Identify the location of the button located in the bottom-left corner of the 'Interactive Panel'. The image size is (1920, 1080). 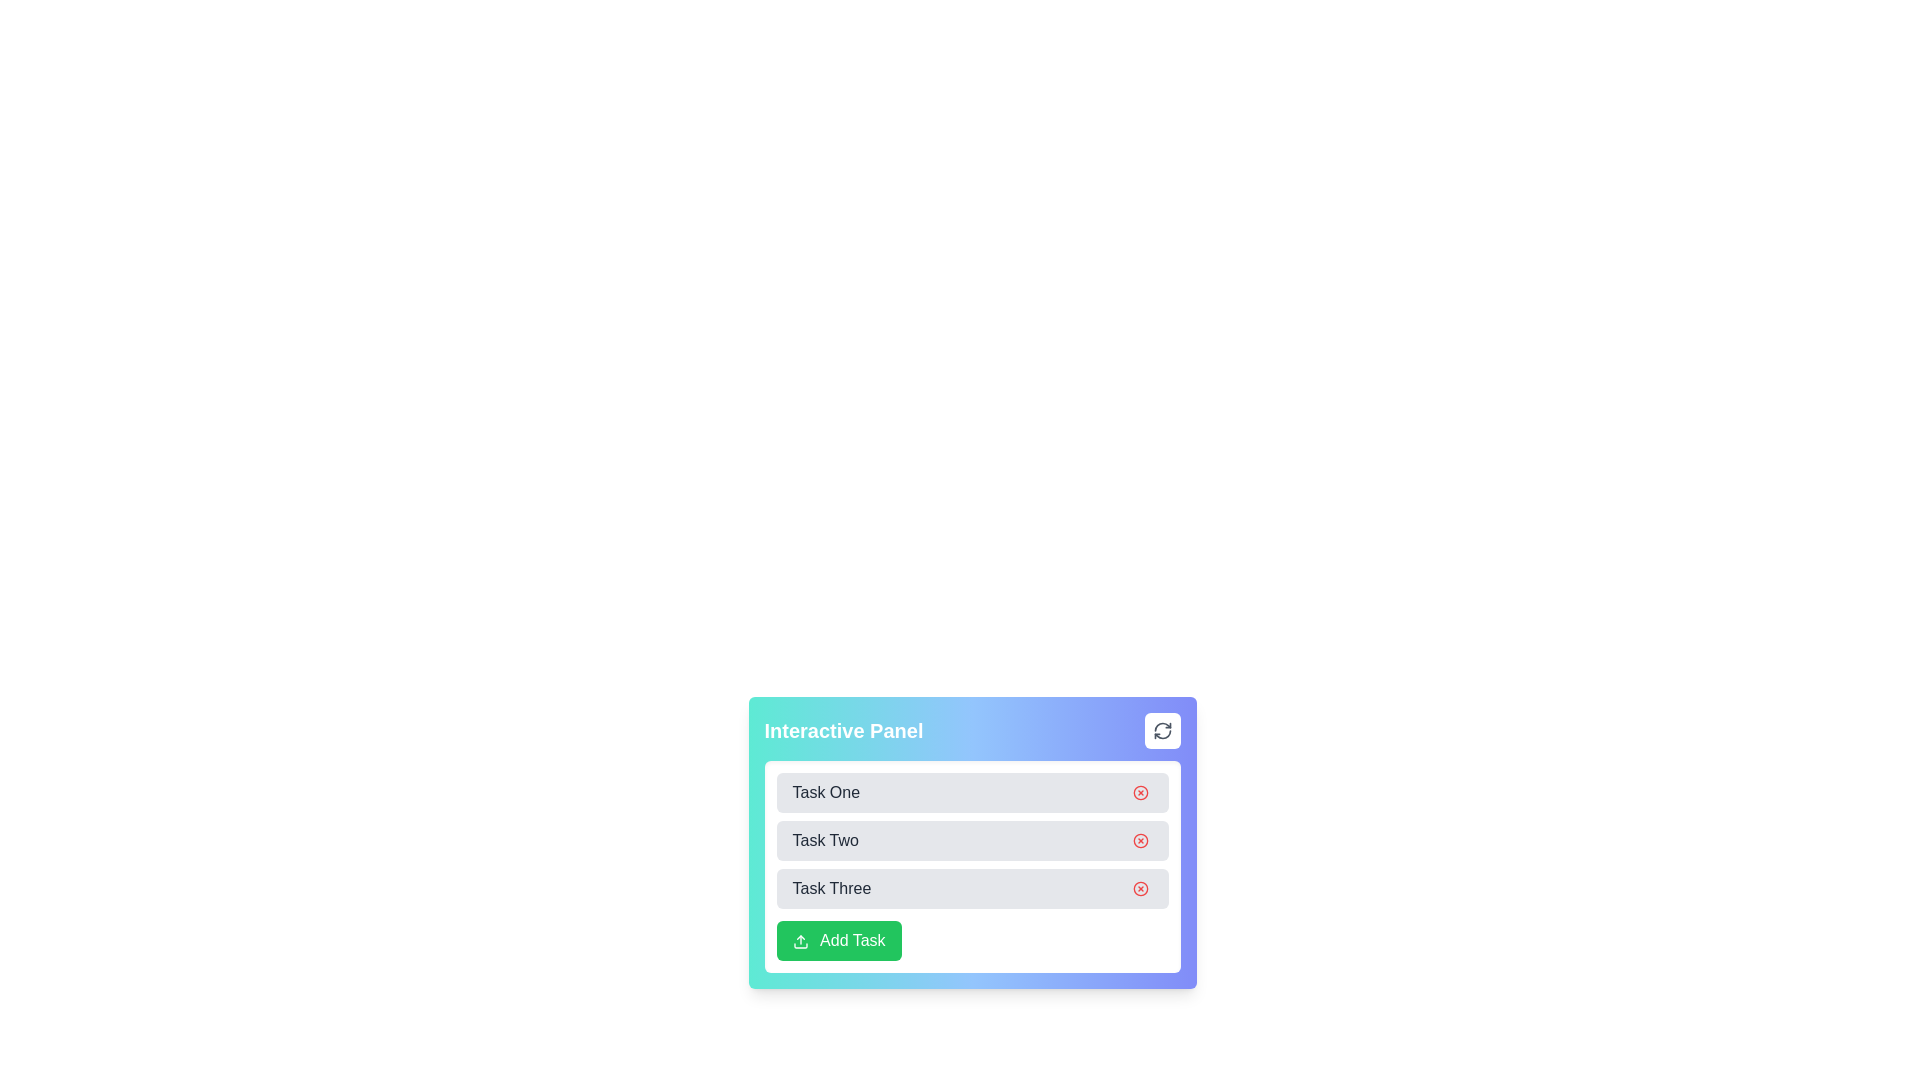
(839, 941).